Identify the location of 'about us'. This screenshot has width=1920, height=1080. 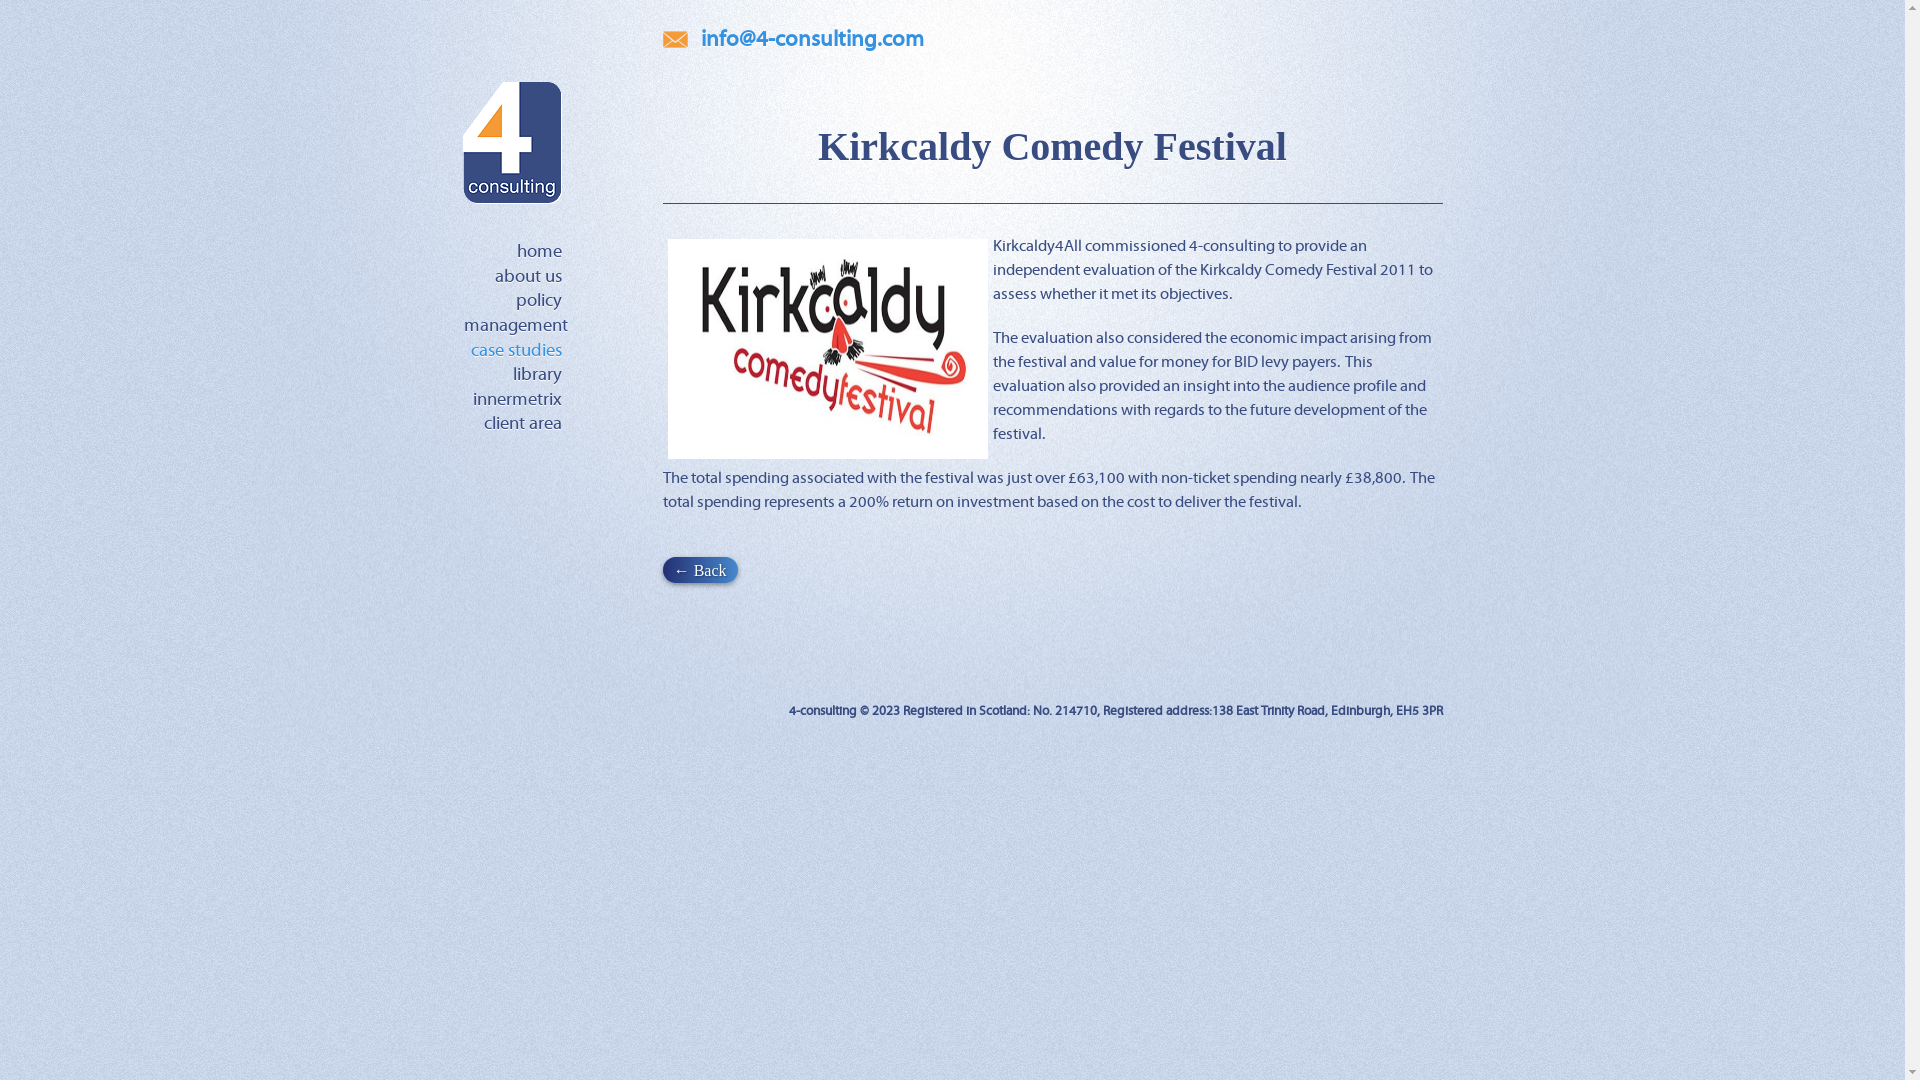
(527, 277).